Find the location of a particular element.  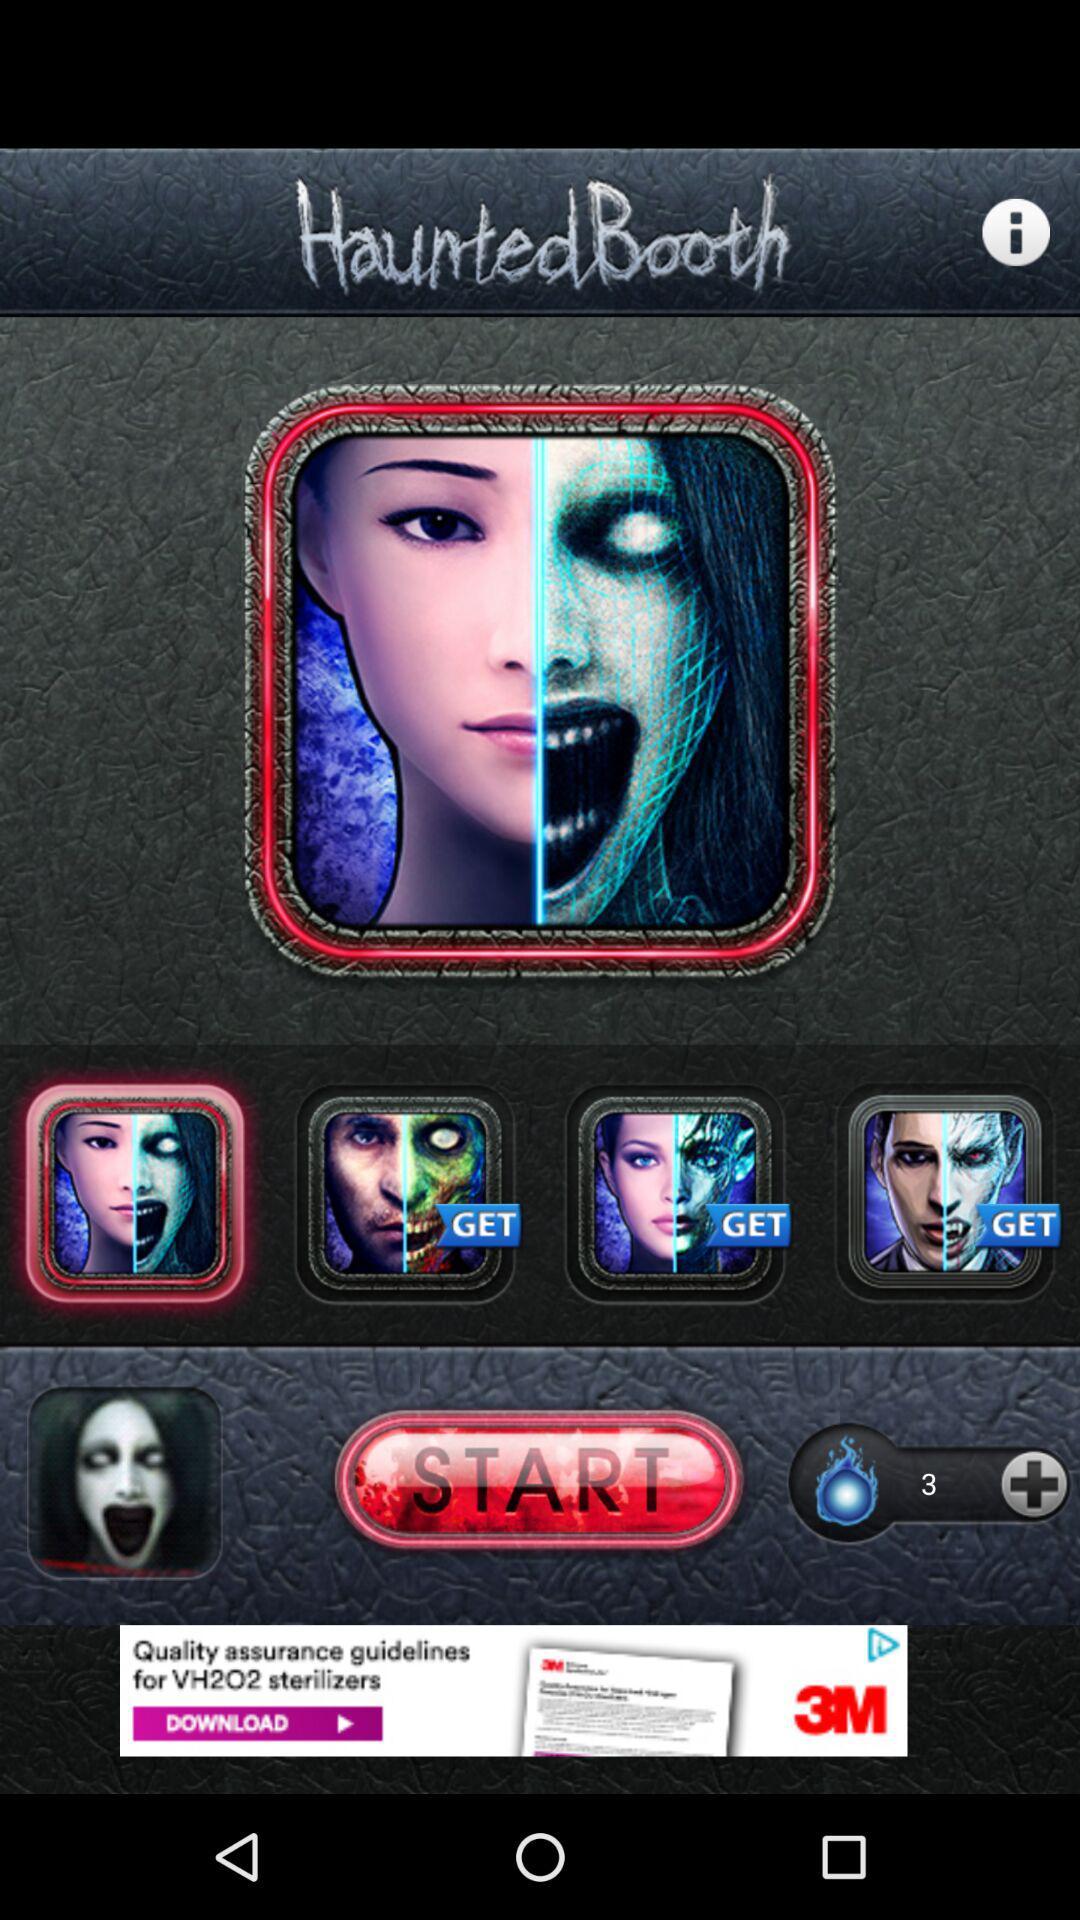

choose this is located at coordinates (538, 1483).